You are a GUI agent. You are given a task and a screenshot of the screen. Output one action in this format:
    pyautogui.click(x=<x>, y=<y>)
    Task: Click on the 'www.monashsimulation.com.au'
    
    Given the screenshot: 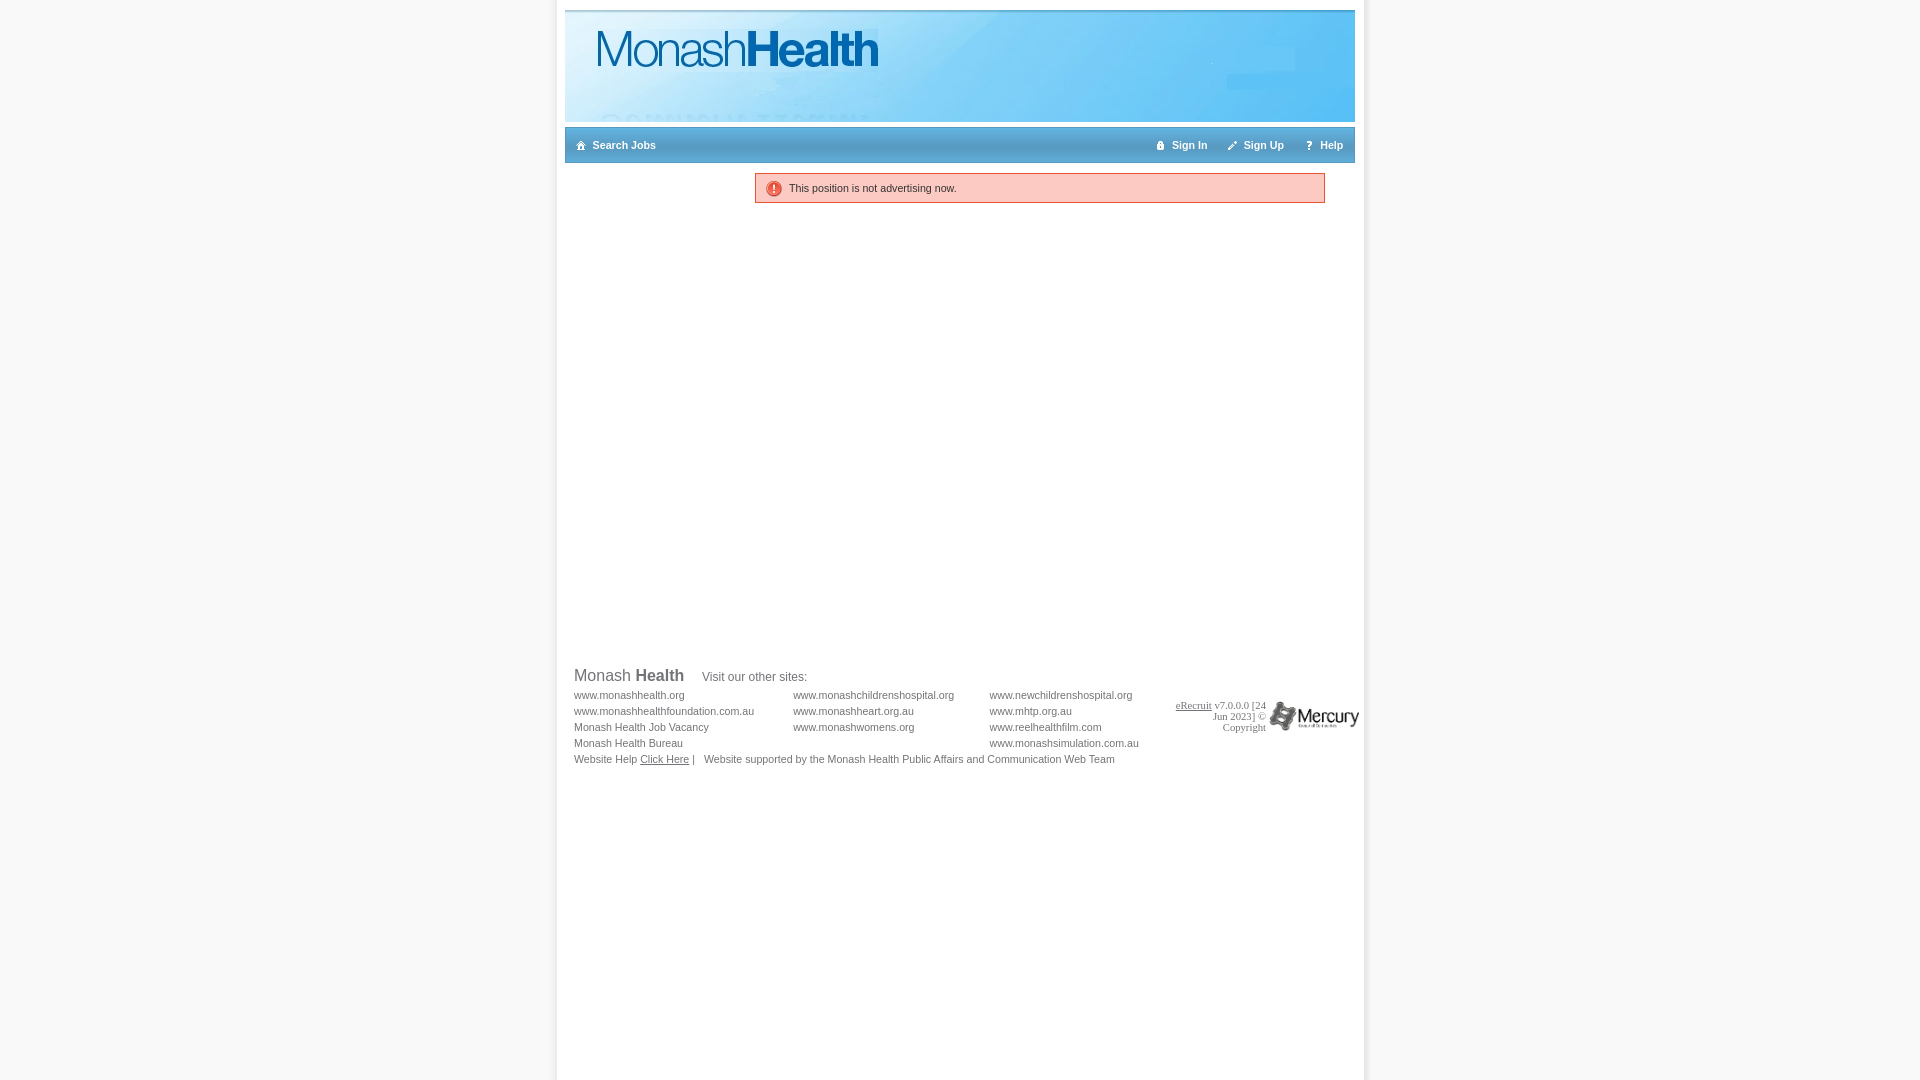 What is the action you would take?
    pyautogui.click(x=989, y=743)
    